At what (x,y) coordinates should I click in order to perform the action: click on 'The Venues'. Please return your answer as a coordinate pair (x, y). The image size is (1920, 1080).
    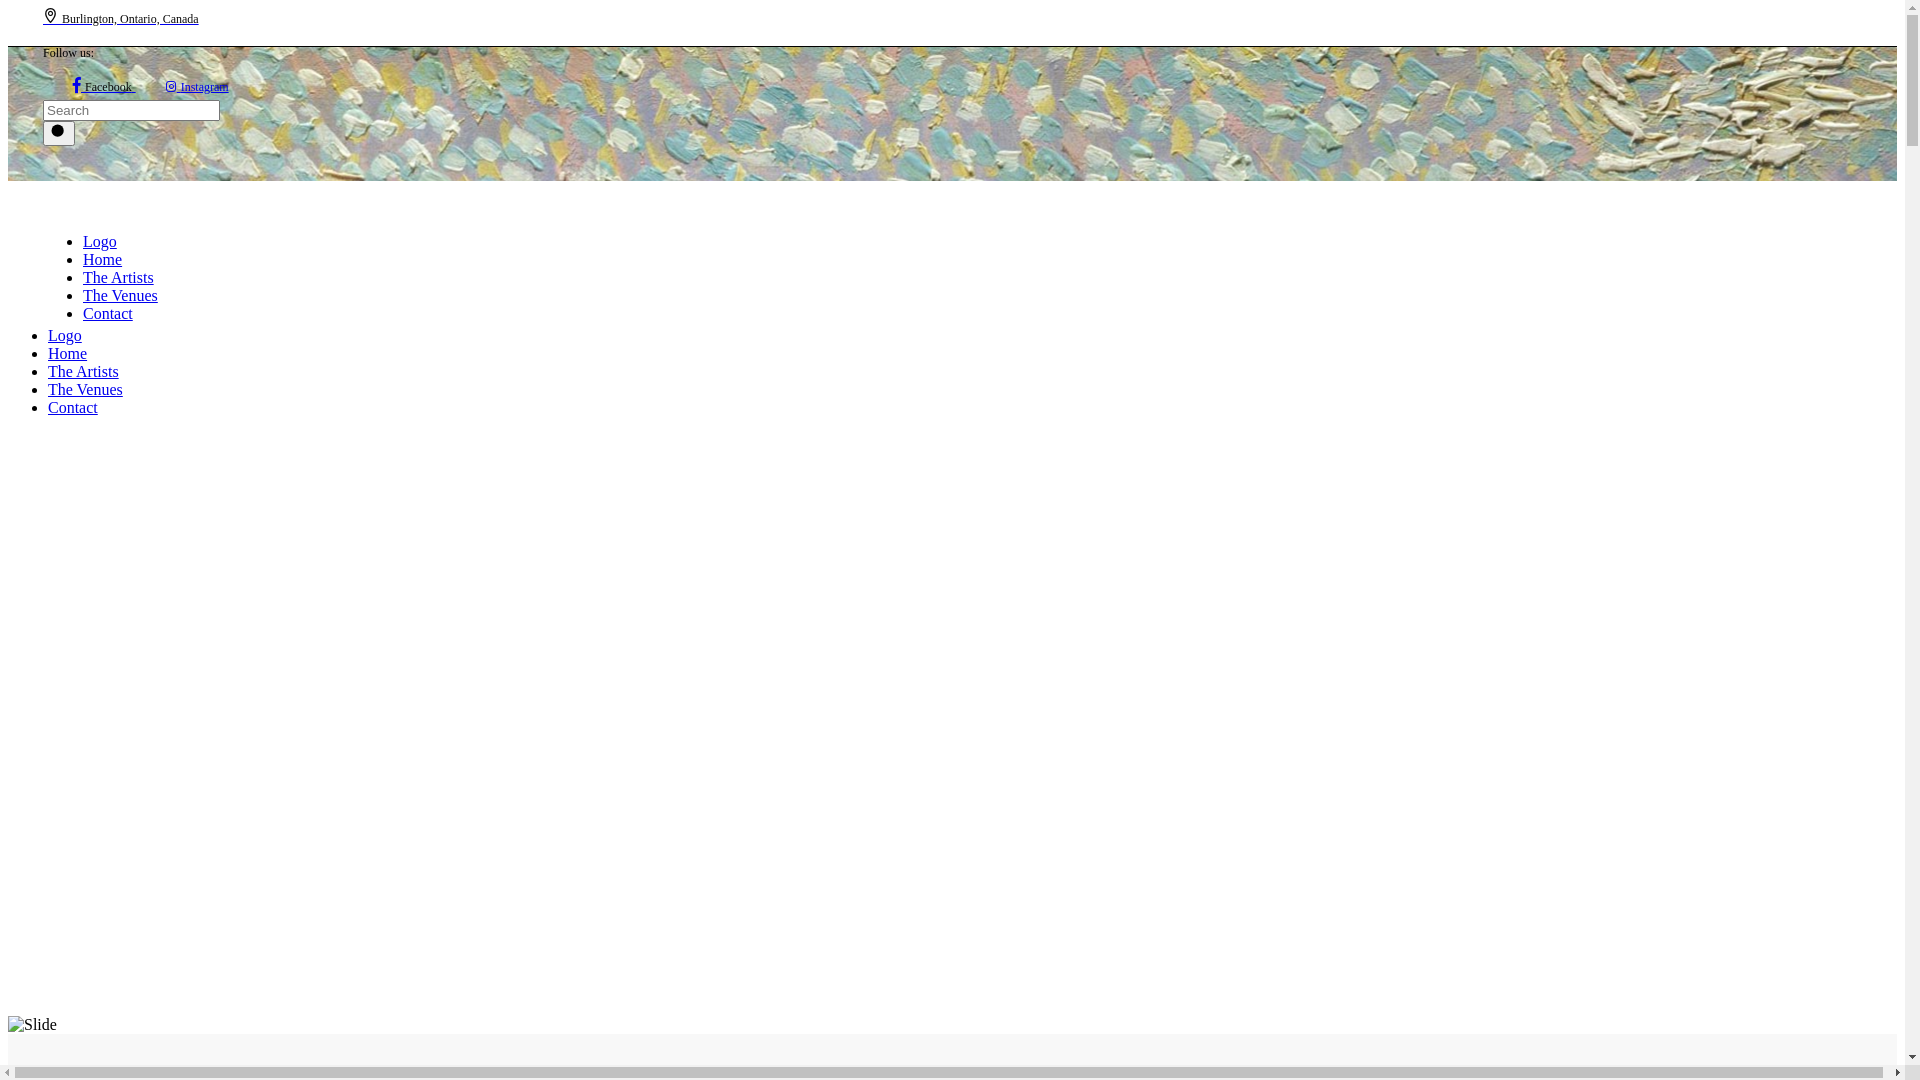
    Looking at the image, I should click on (119, 295).